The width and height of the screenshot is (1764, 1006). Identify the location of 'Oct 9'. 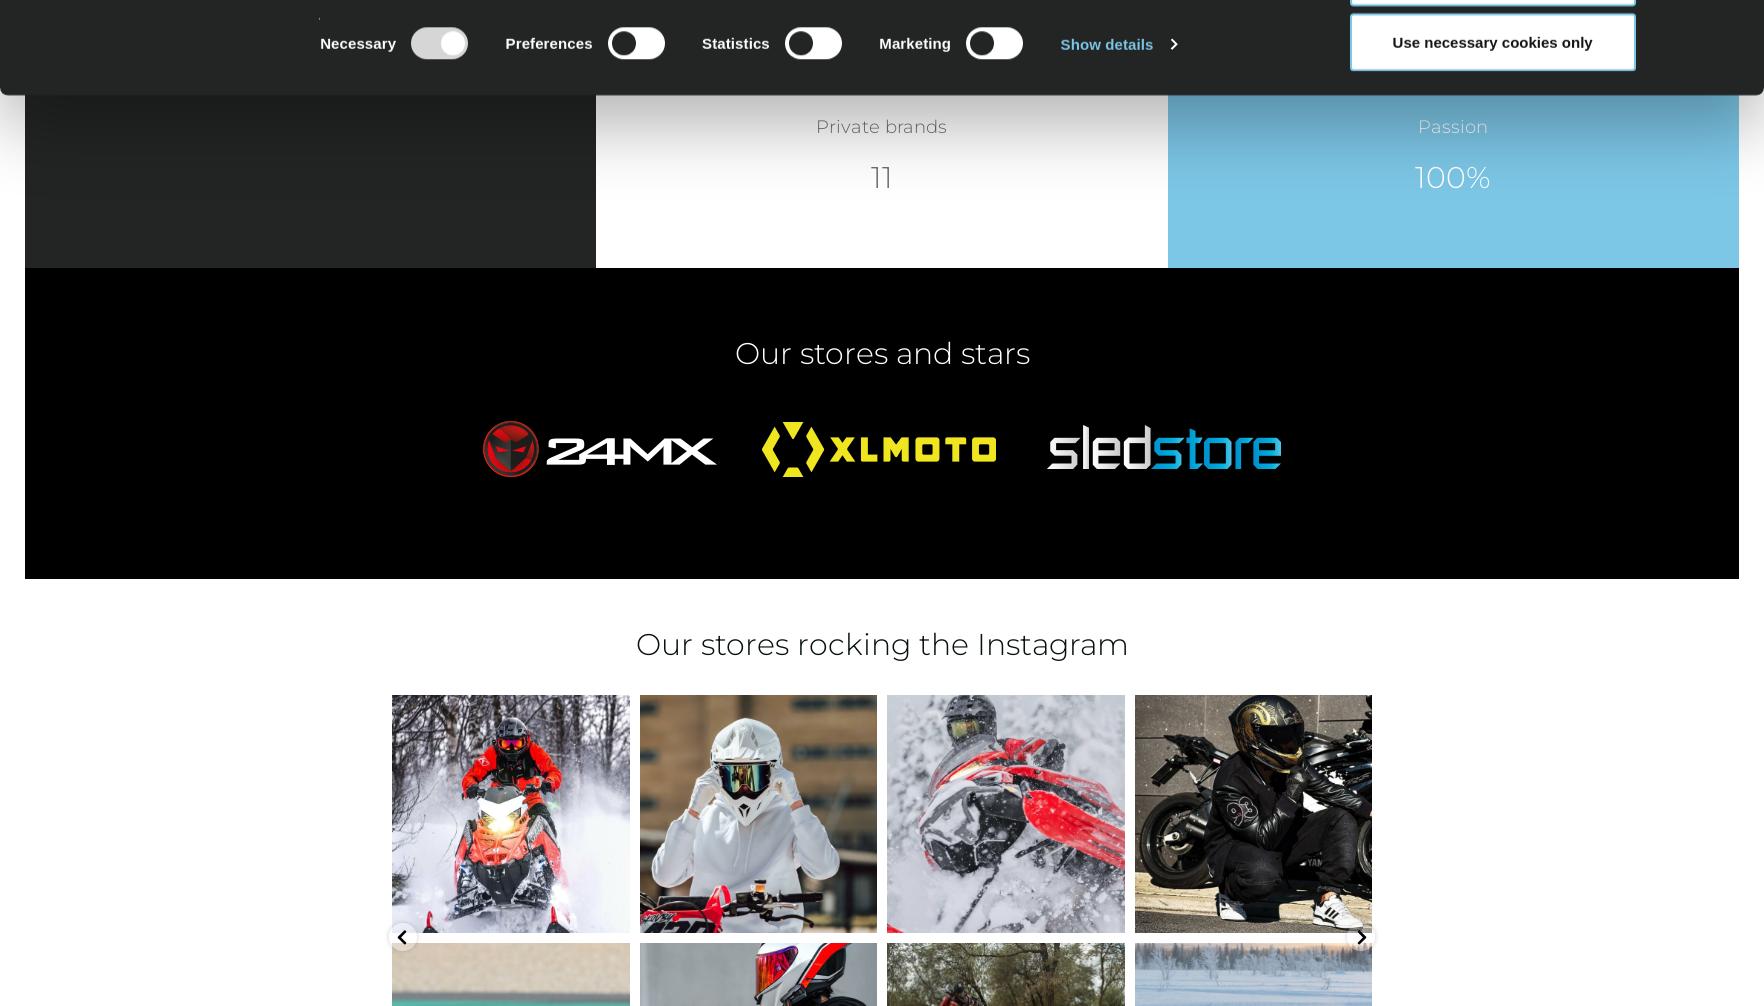
(1011, 909).